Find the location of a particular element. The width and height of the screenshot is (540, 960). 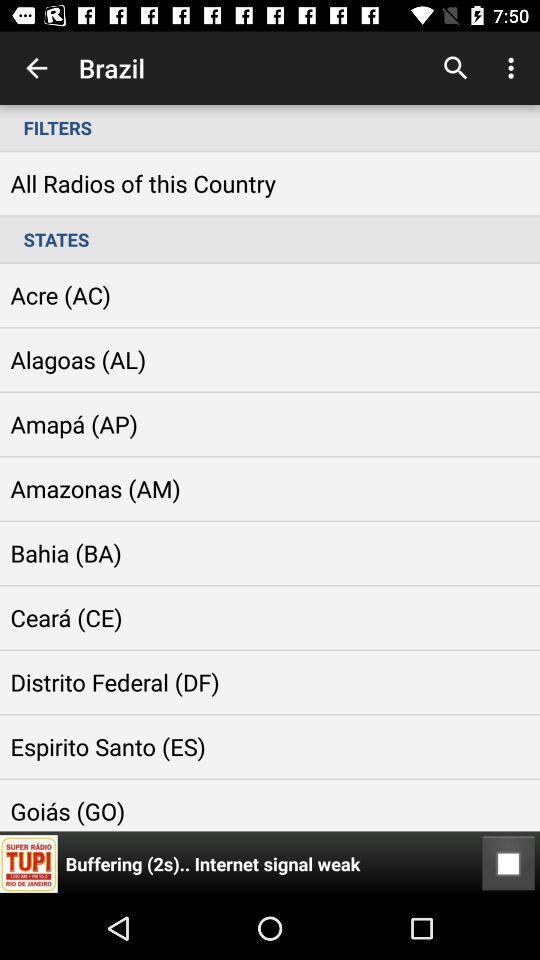

the icon above the filters icon is located at coordinates (455, 68).